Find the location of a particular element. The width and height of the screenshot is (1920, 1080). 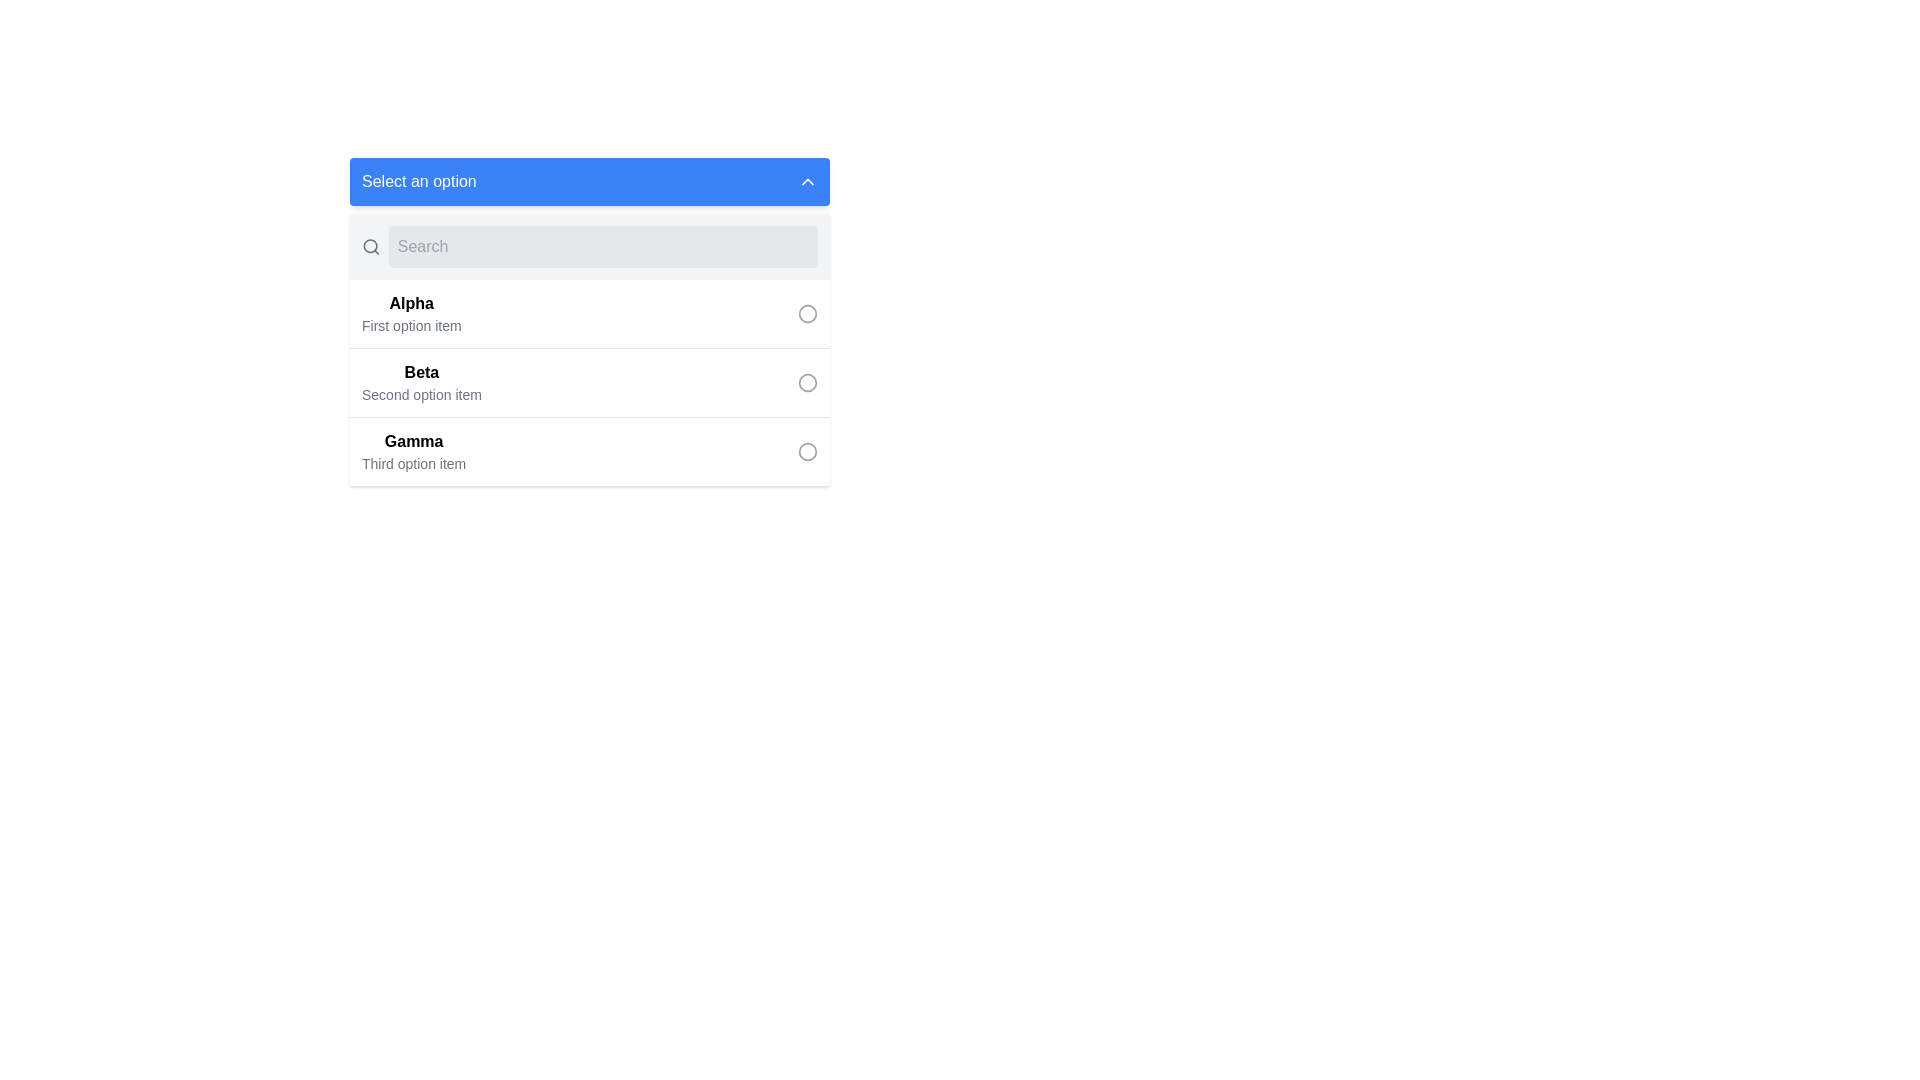

the icon button located to the far right within the blue header section labeled 'Select an option' is located at coordinates (807, 181).